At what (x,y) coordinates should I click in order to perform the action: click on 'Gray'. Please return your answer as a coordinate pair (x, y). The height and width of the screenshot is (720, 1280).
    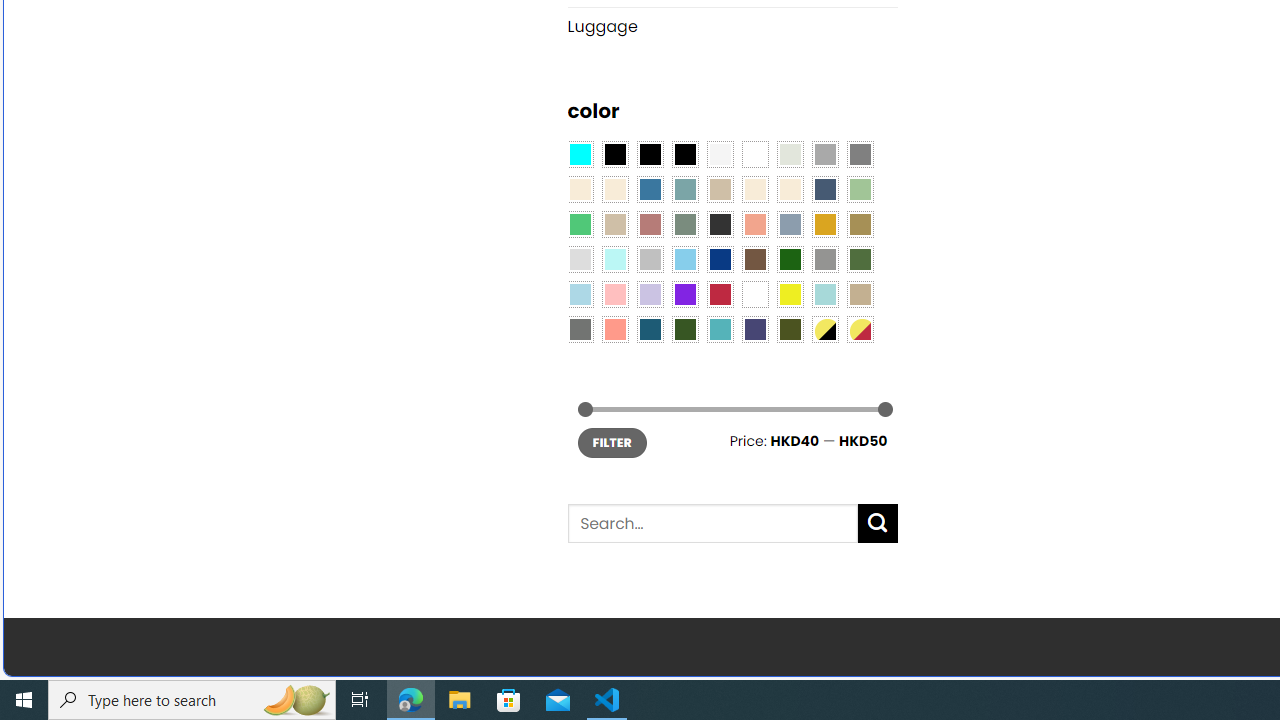
    Looking at the image, I should click on (824, 258).